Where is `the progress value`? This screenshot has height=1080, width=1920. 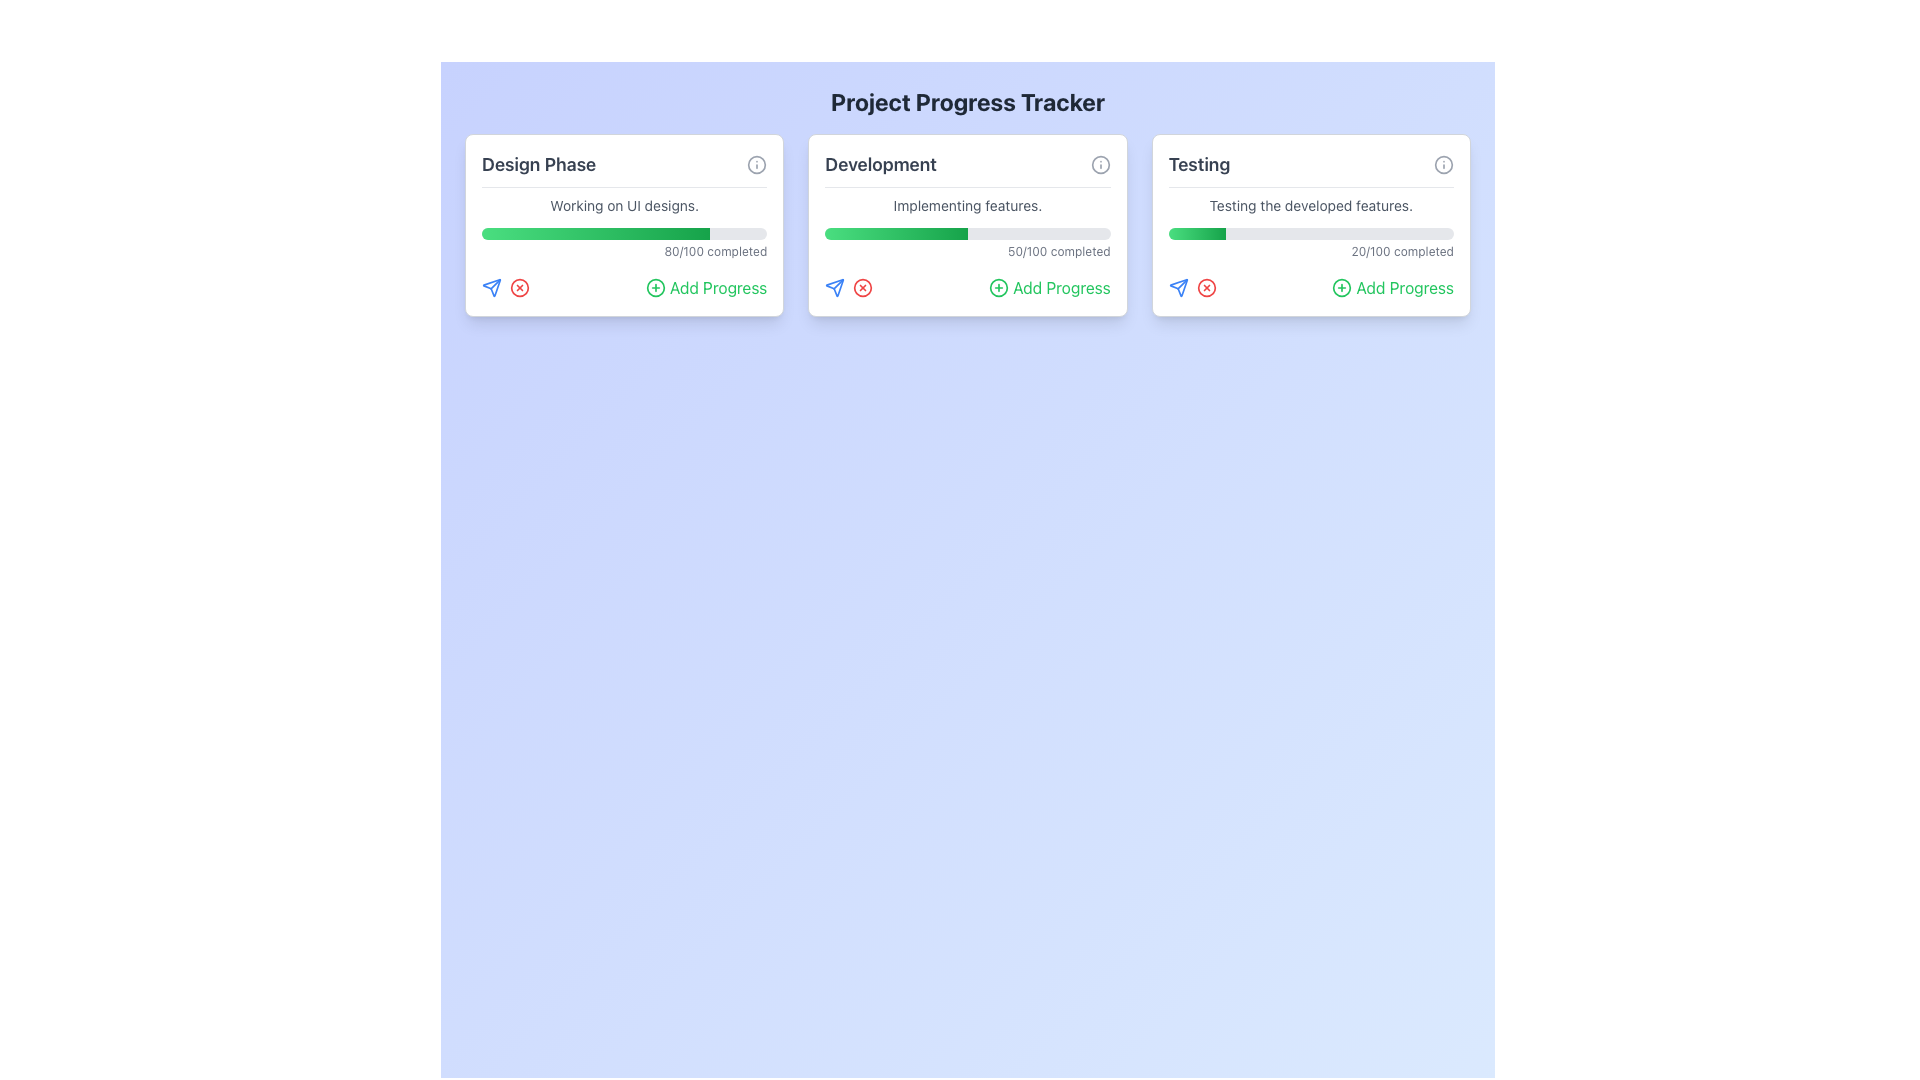
the progress value is located at coordinates (1197, 233).